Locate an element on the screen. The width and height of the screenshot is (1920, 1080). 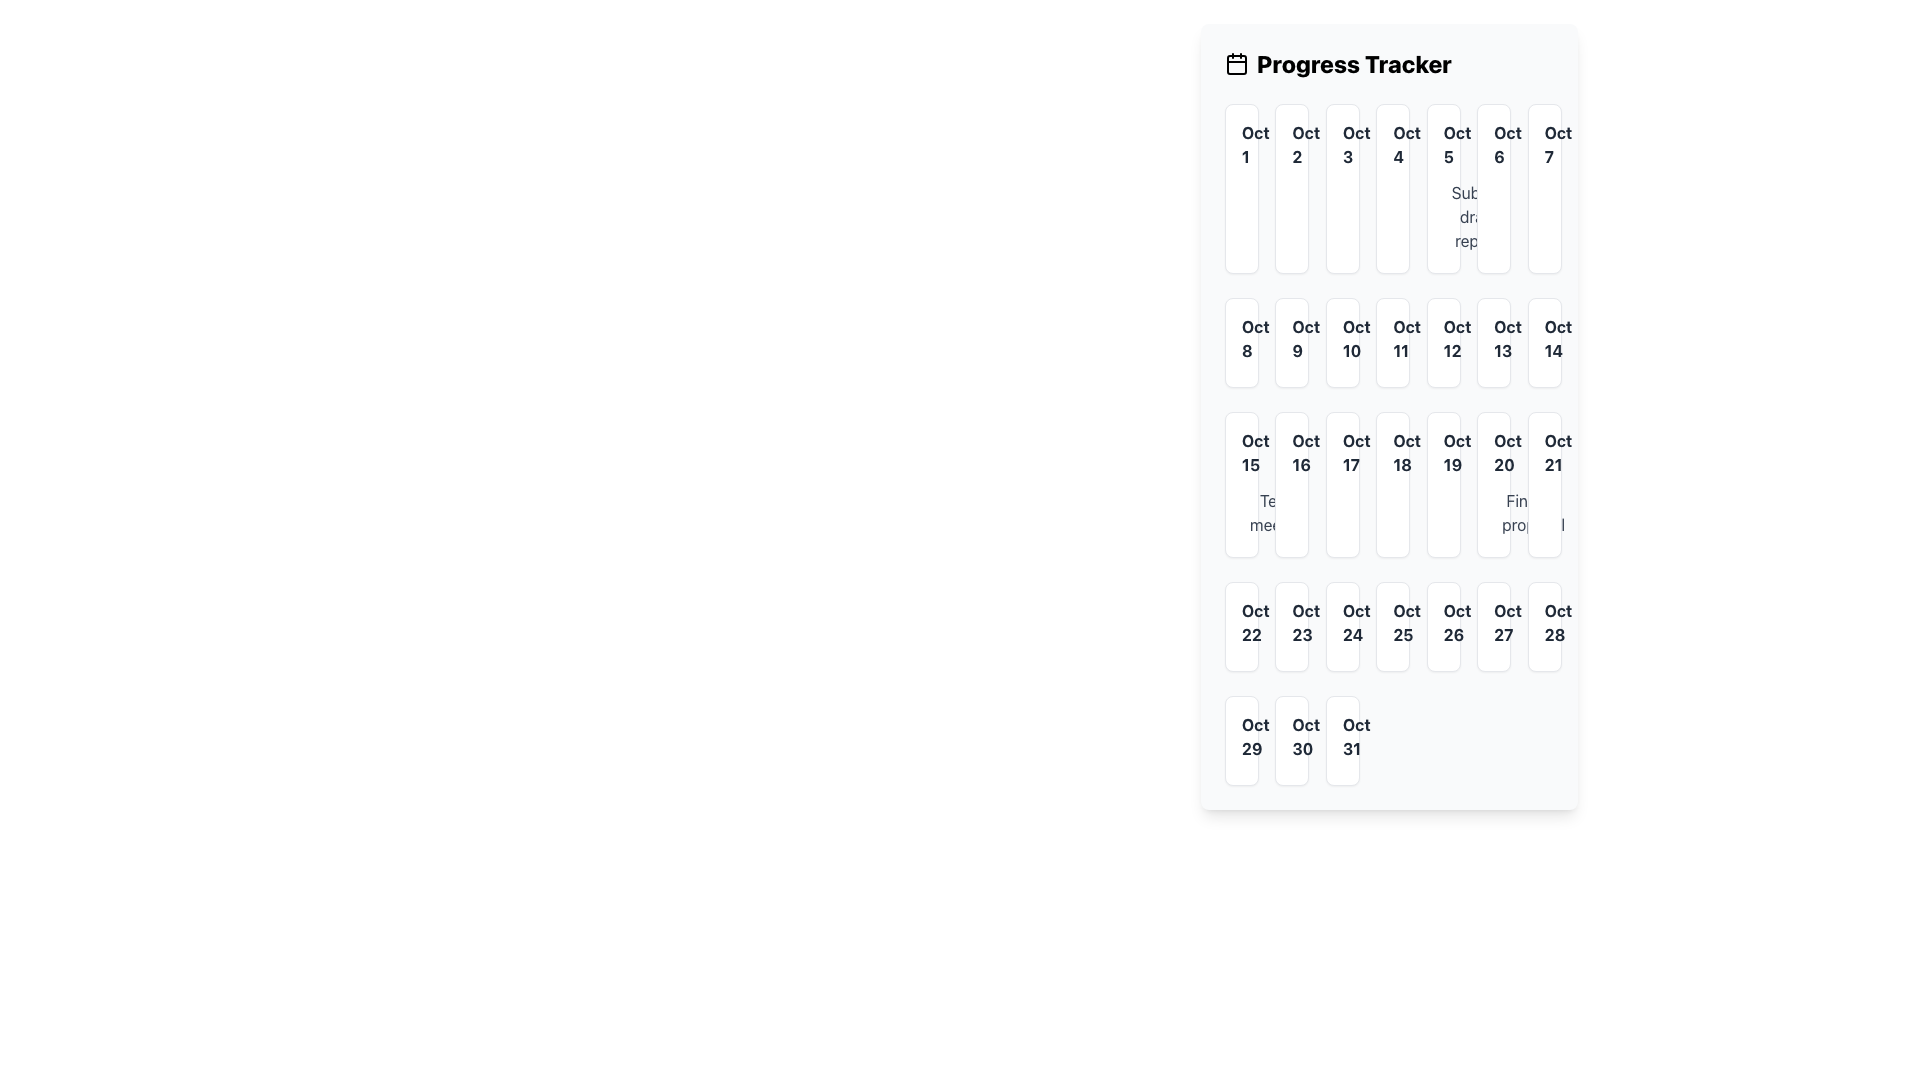
the circular SVG element outlined with a thin stroke, positioned above the date 'Oct 20' in the interactive calendar grid is located at coordinates (1506, 512).